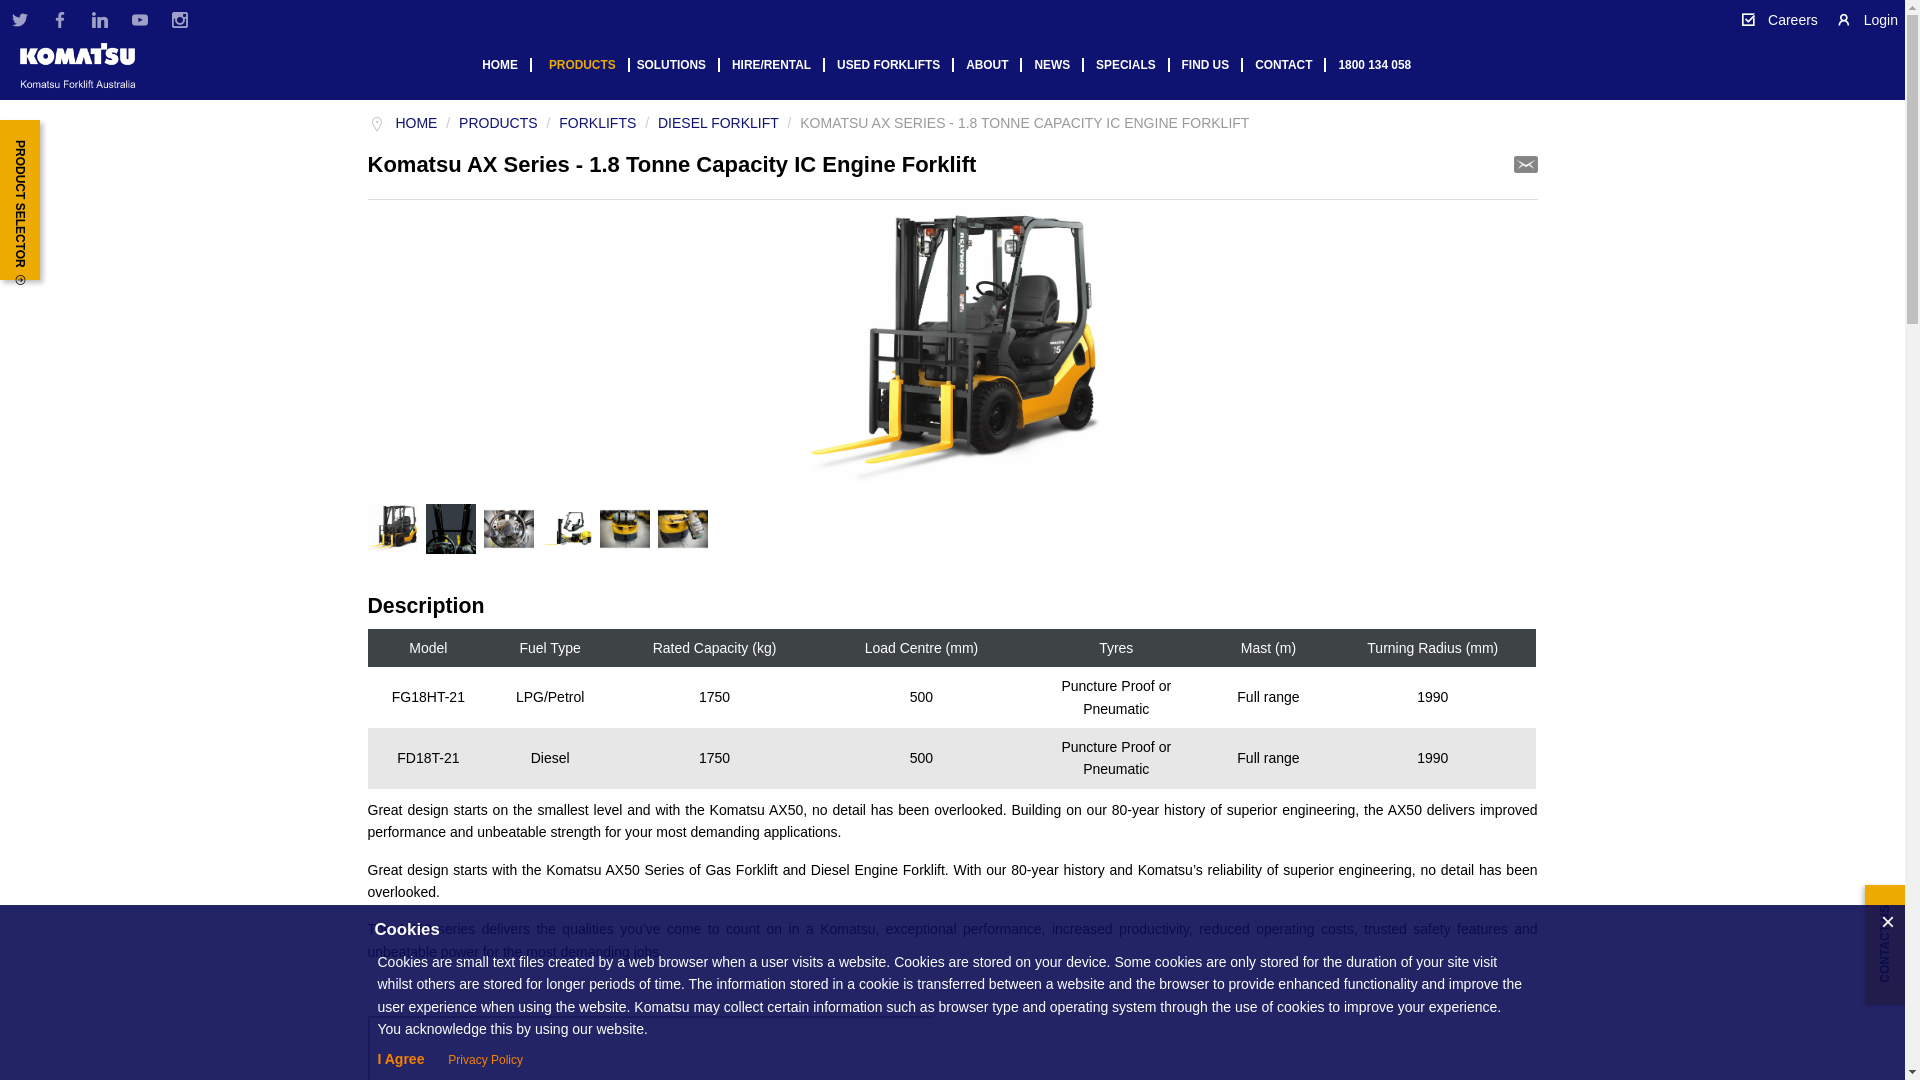 Image resolution: width=1920 pixels, height=1080 pixels. Describe the element at coordinates (394, 123) in the screenshot. I see `'HOME'` at that location.